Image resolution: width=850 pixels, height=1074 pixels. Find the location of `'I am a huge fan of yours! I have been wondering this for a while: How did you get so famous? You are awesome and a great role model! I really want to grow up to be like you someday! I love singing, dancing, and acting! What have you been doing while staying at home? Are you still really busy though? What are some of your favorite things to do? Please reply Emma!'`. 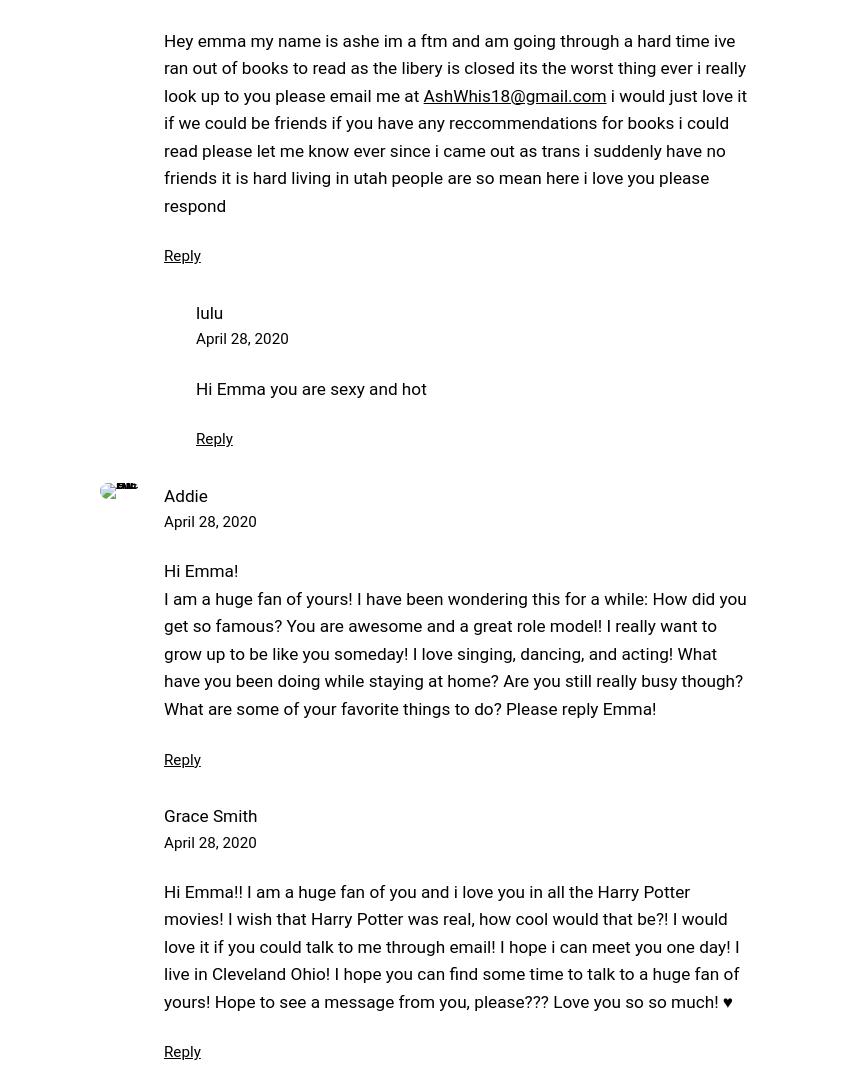

'I am a huge fan of yours! I have been wondering this for a while: How did you get so famous? You are awesome and a great role model! I really want to grow up to be like you someday! I love singing, dancing, and acting! What have you been doing while staying at home? Are you still really busy though? What are some of your favorite things to do? Please reply Emma!' is located at coordinates (454, 652).